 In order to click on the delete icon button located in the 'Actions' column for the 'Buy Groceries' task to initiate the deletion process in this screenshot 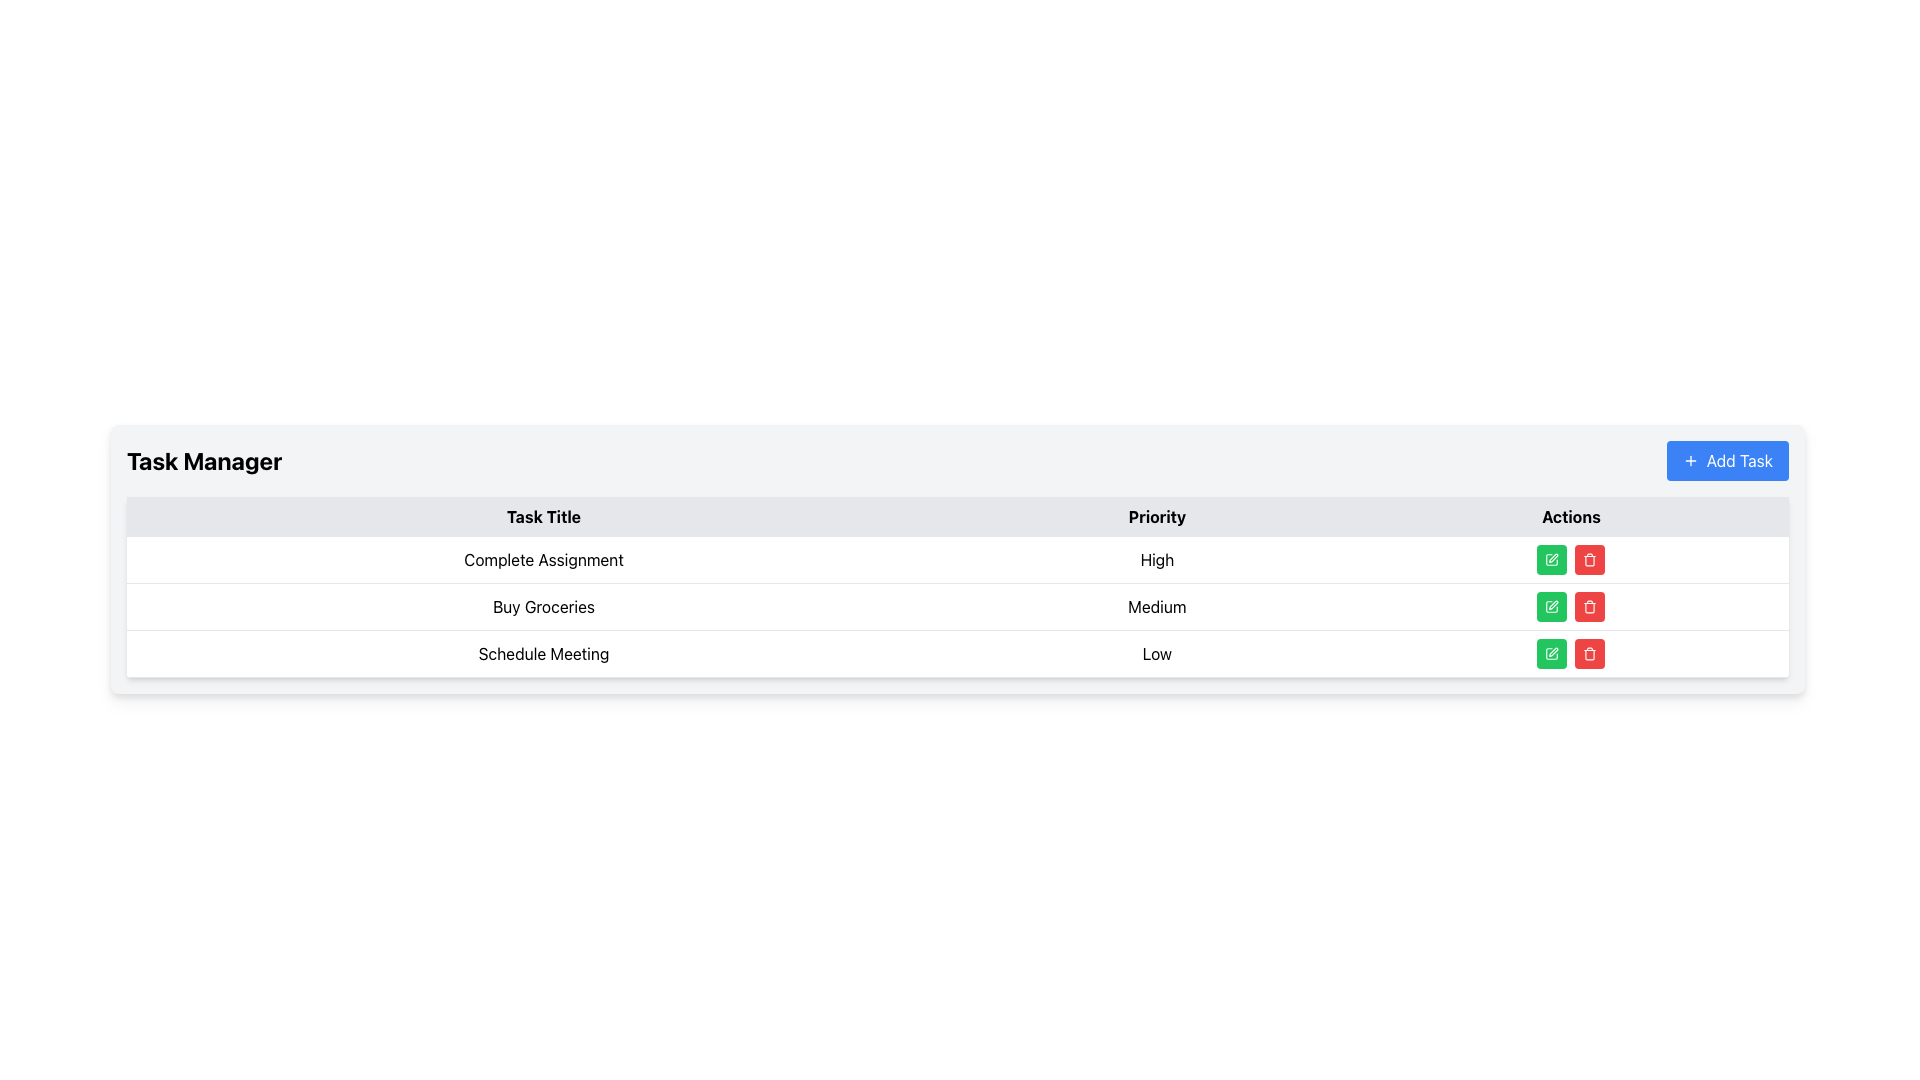, I will do `click(1589, 605)`.